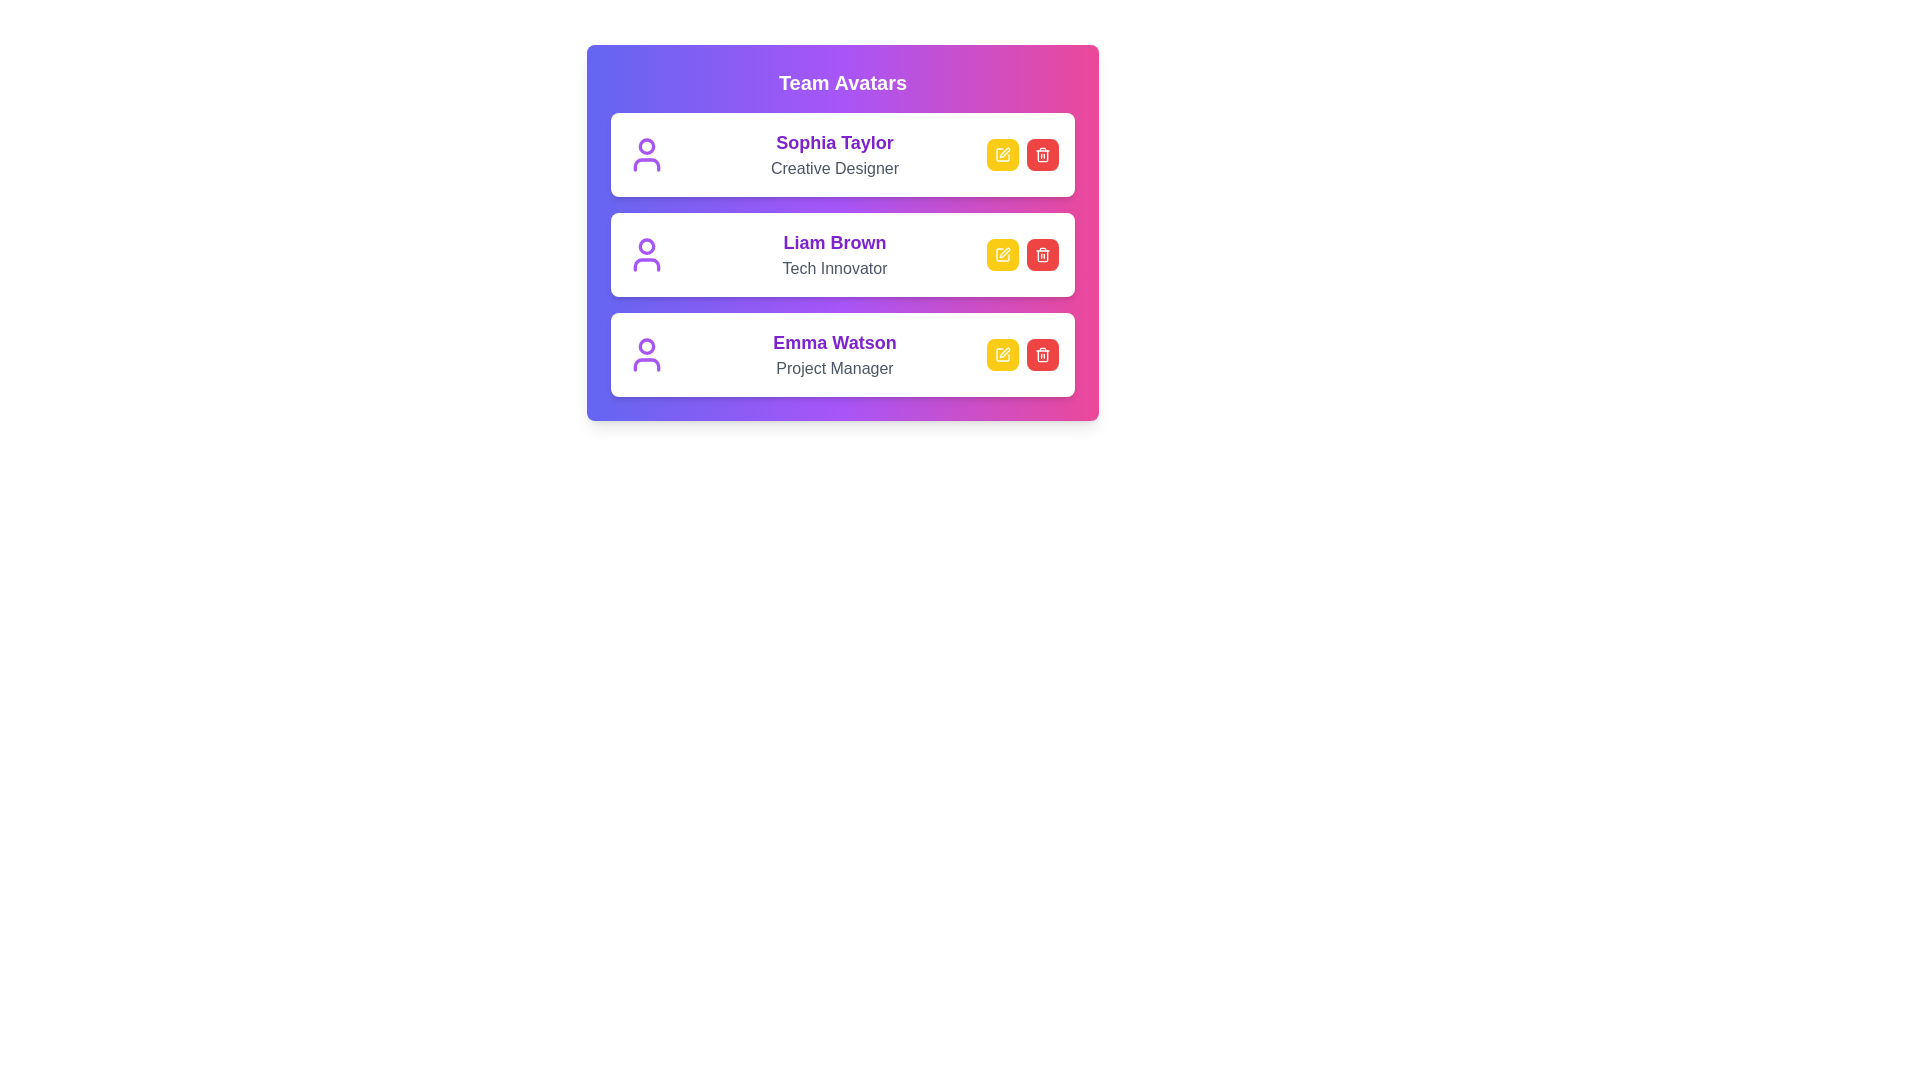 The image size is (1920, 1080). Describe the element at coordinates (647, 153) in the screenshot. I see `the purple user avatar icon representing 'Sophia Taylor, Creative Designer' located in the top-left corner of the list item card` at that location.